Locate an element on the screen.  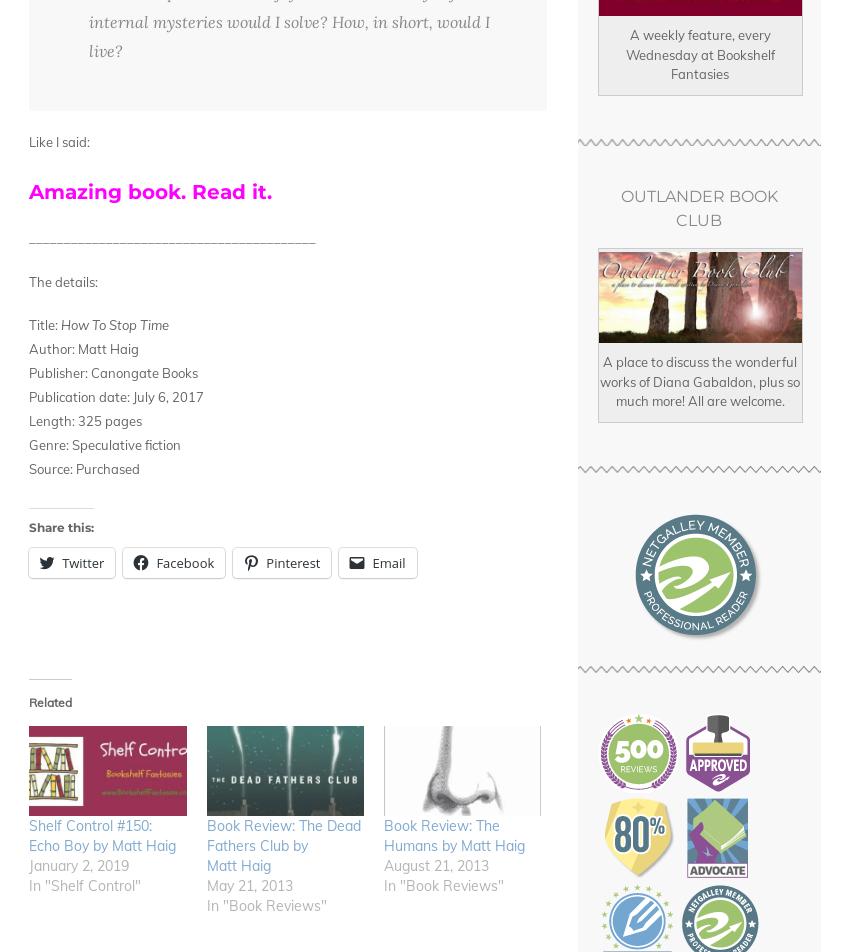
'Publisher: Canongate Books' is located at coordinates (112, 372).